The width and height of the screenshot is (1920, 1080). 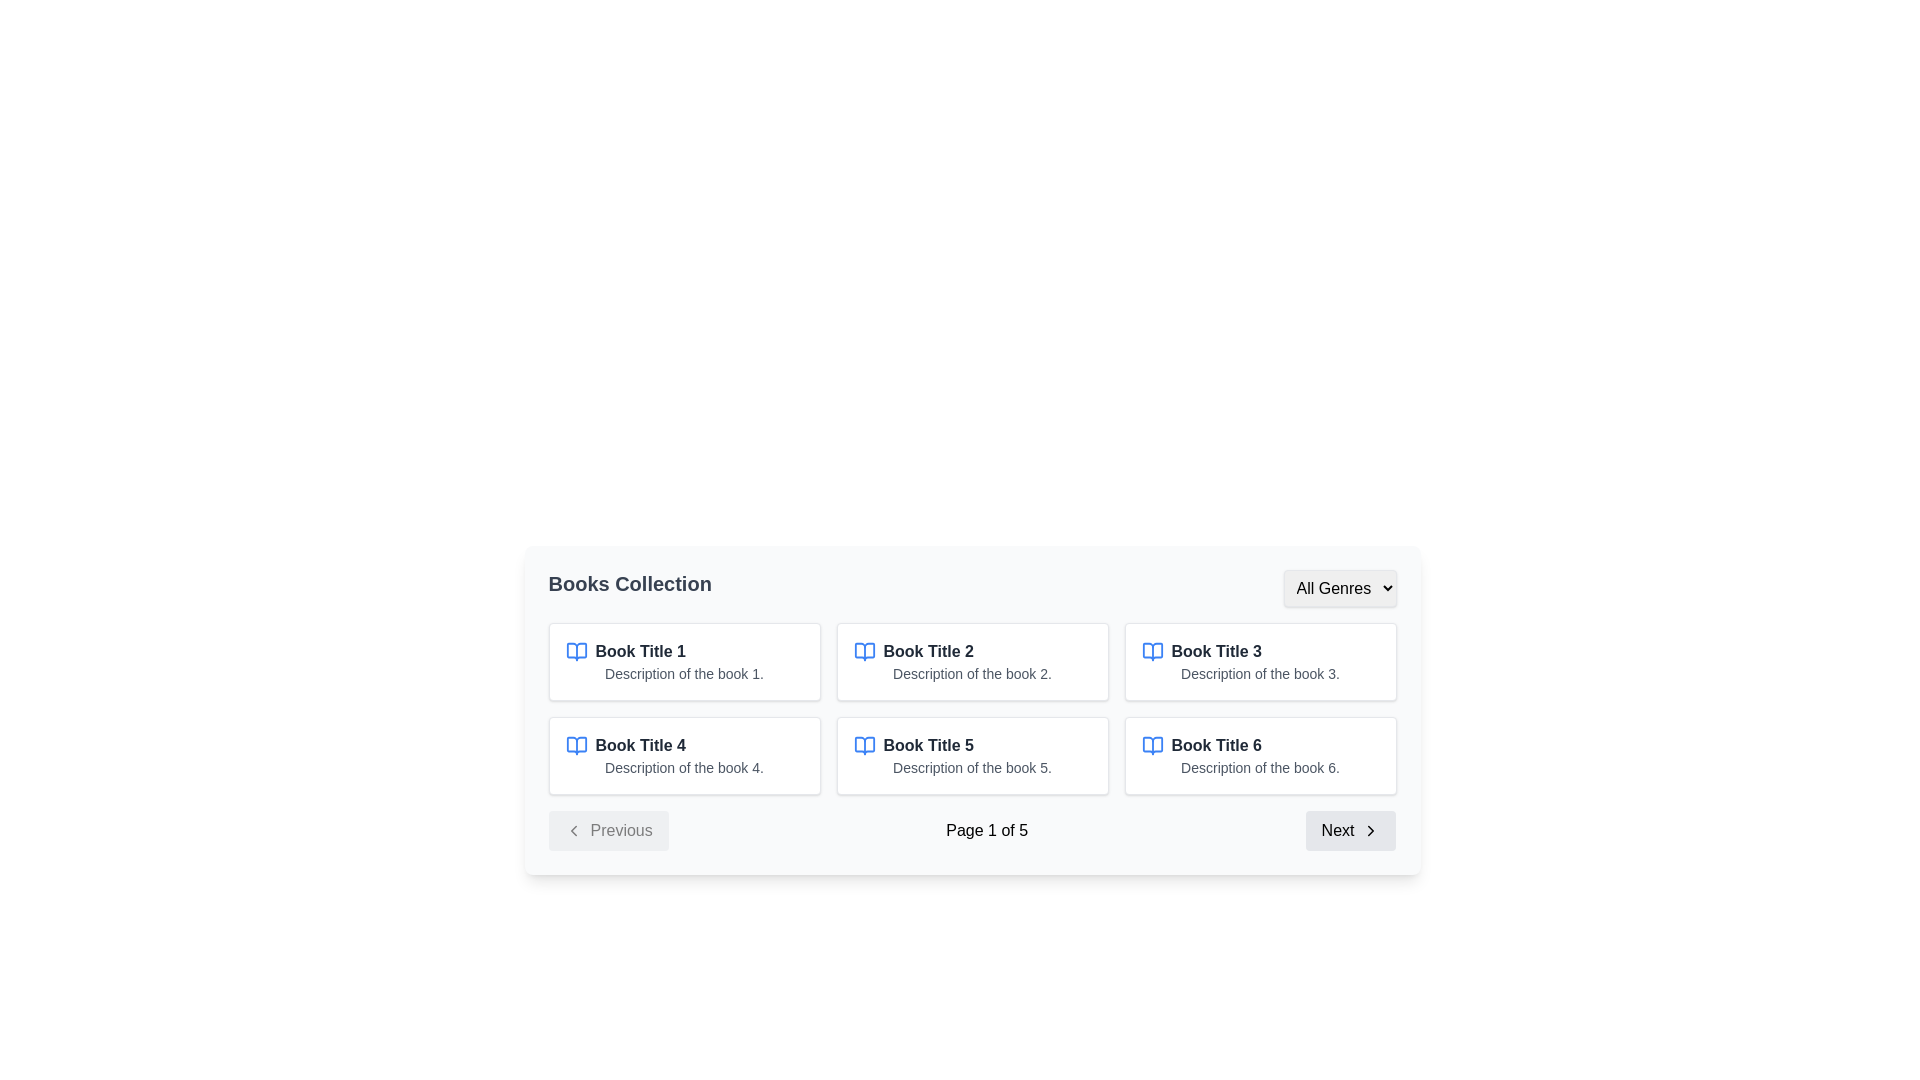 I want to click on title of the book displayed in the text label located near the top of the second card in the grid layout, so click(x=972, y=651).